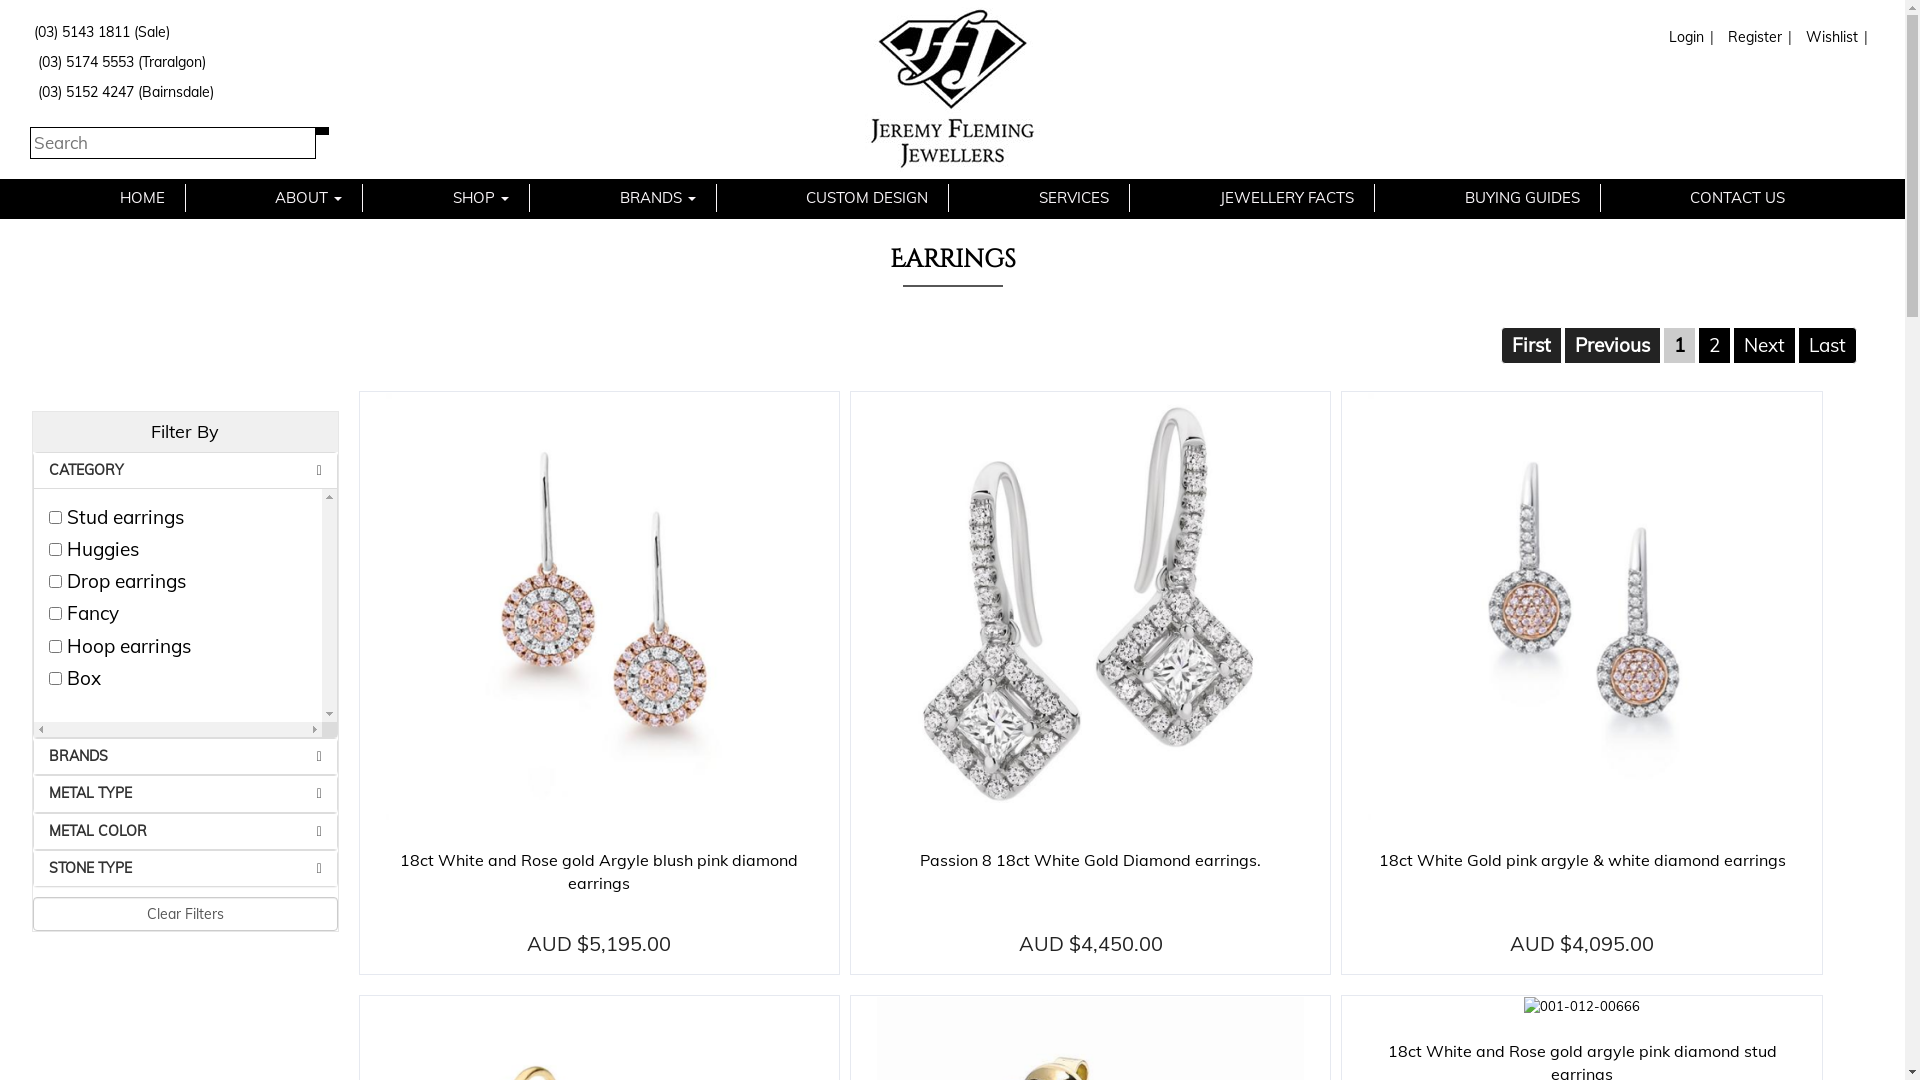  What do you see at coordinates (1697, 343) in the screenshot?
I see `'2'` at bounding box center [1697, 343].